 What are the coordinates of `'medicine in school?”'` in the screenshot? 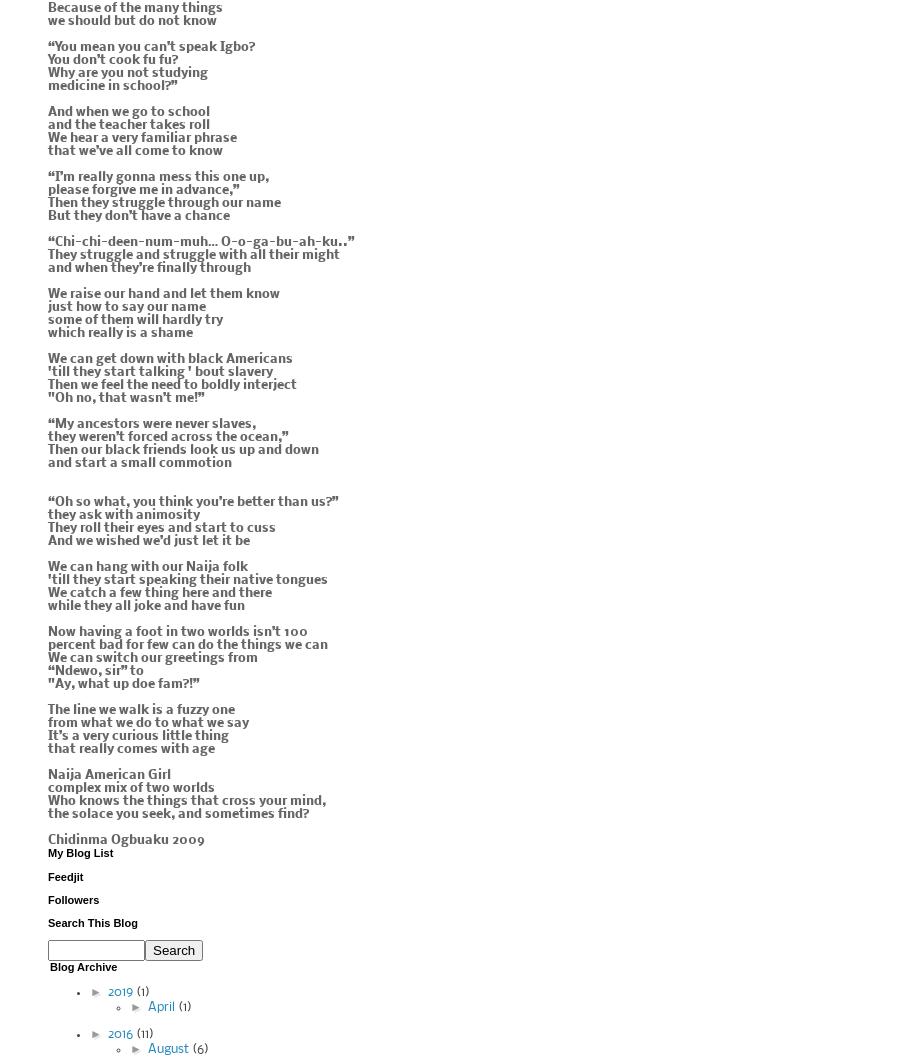 It's located at (111, 86).